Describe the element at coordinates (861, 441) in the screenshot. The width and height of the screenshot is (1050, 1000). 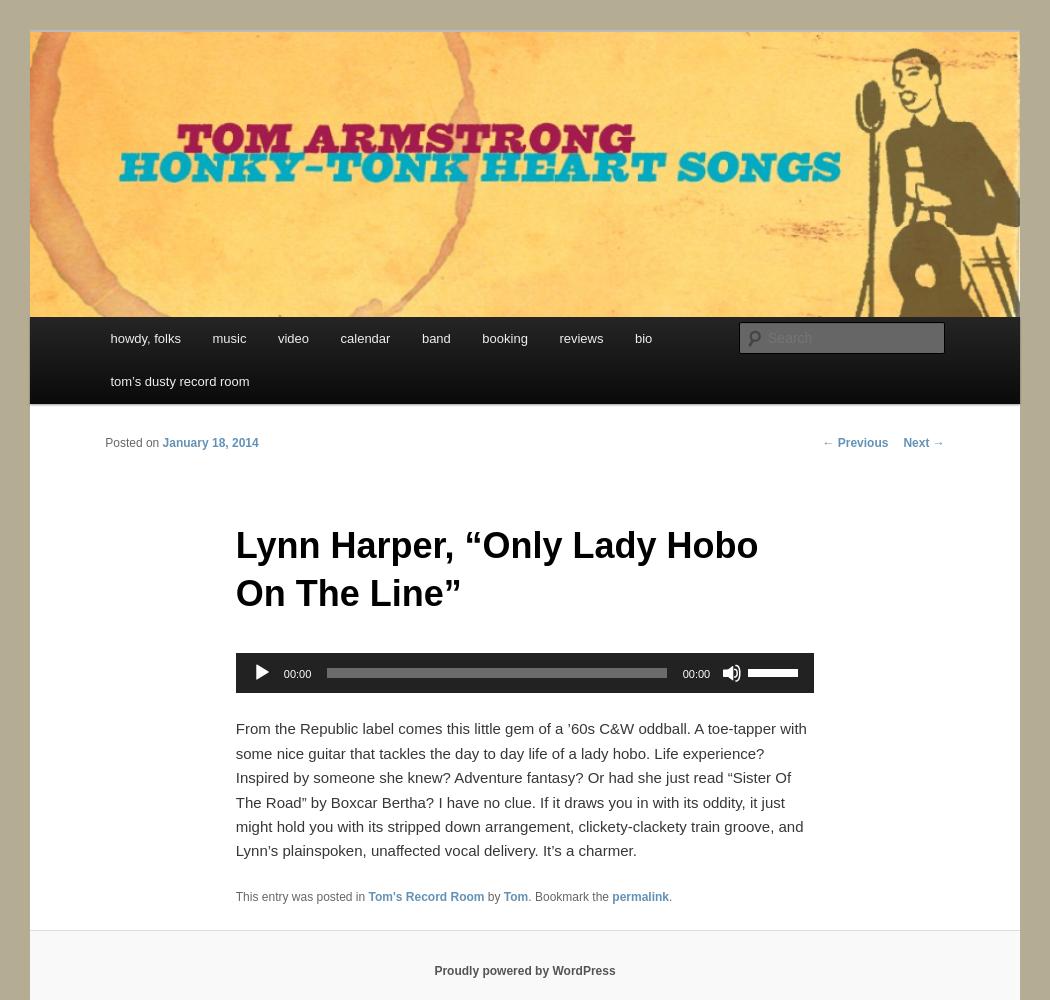
I see `'Previous'` at that location.